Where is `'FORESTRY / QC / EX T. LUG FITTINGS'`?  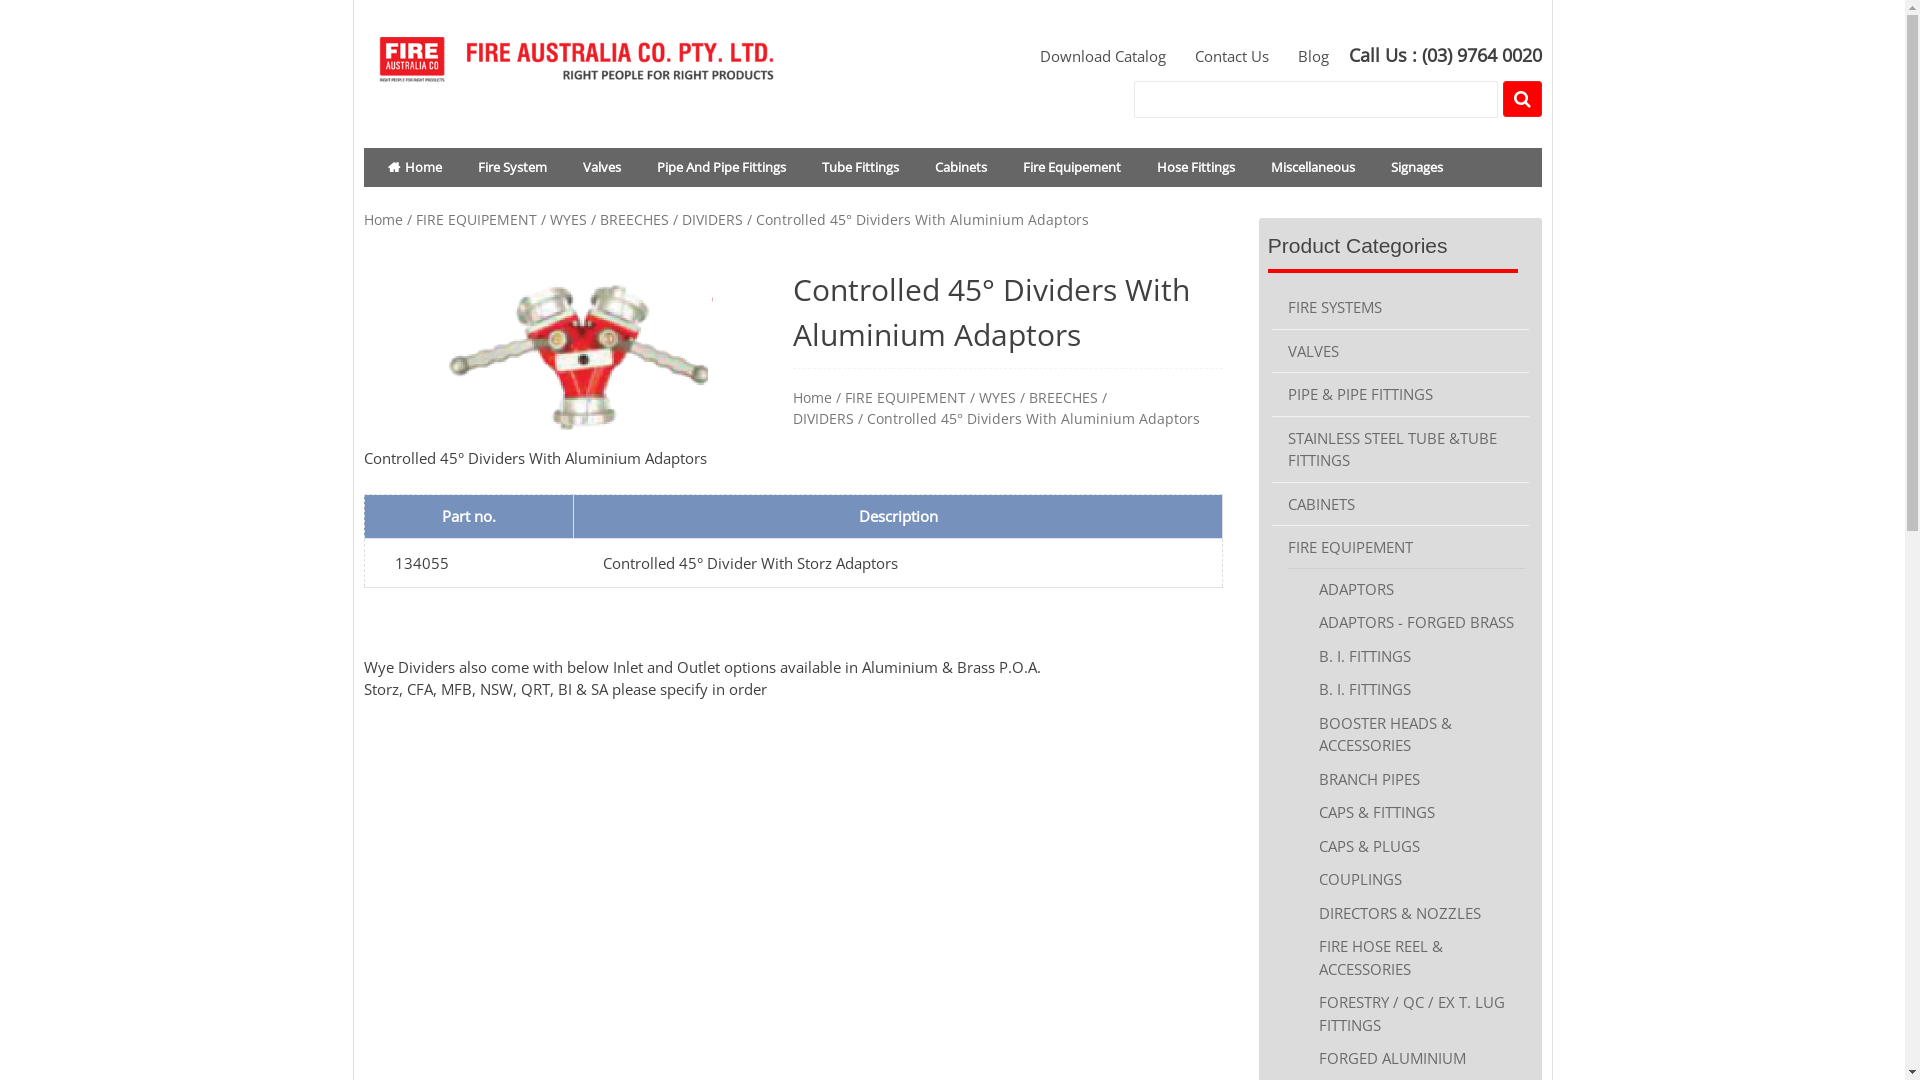 'FORESTRY / QC / EX T. LUG FITTINGS' is located at coordinates (1410, 1013).